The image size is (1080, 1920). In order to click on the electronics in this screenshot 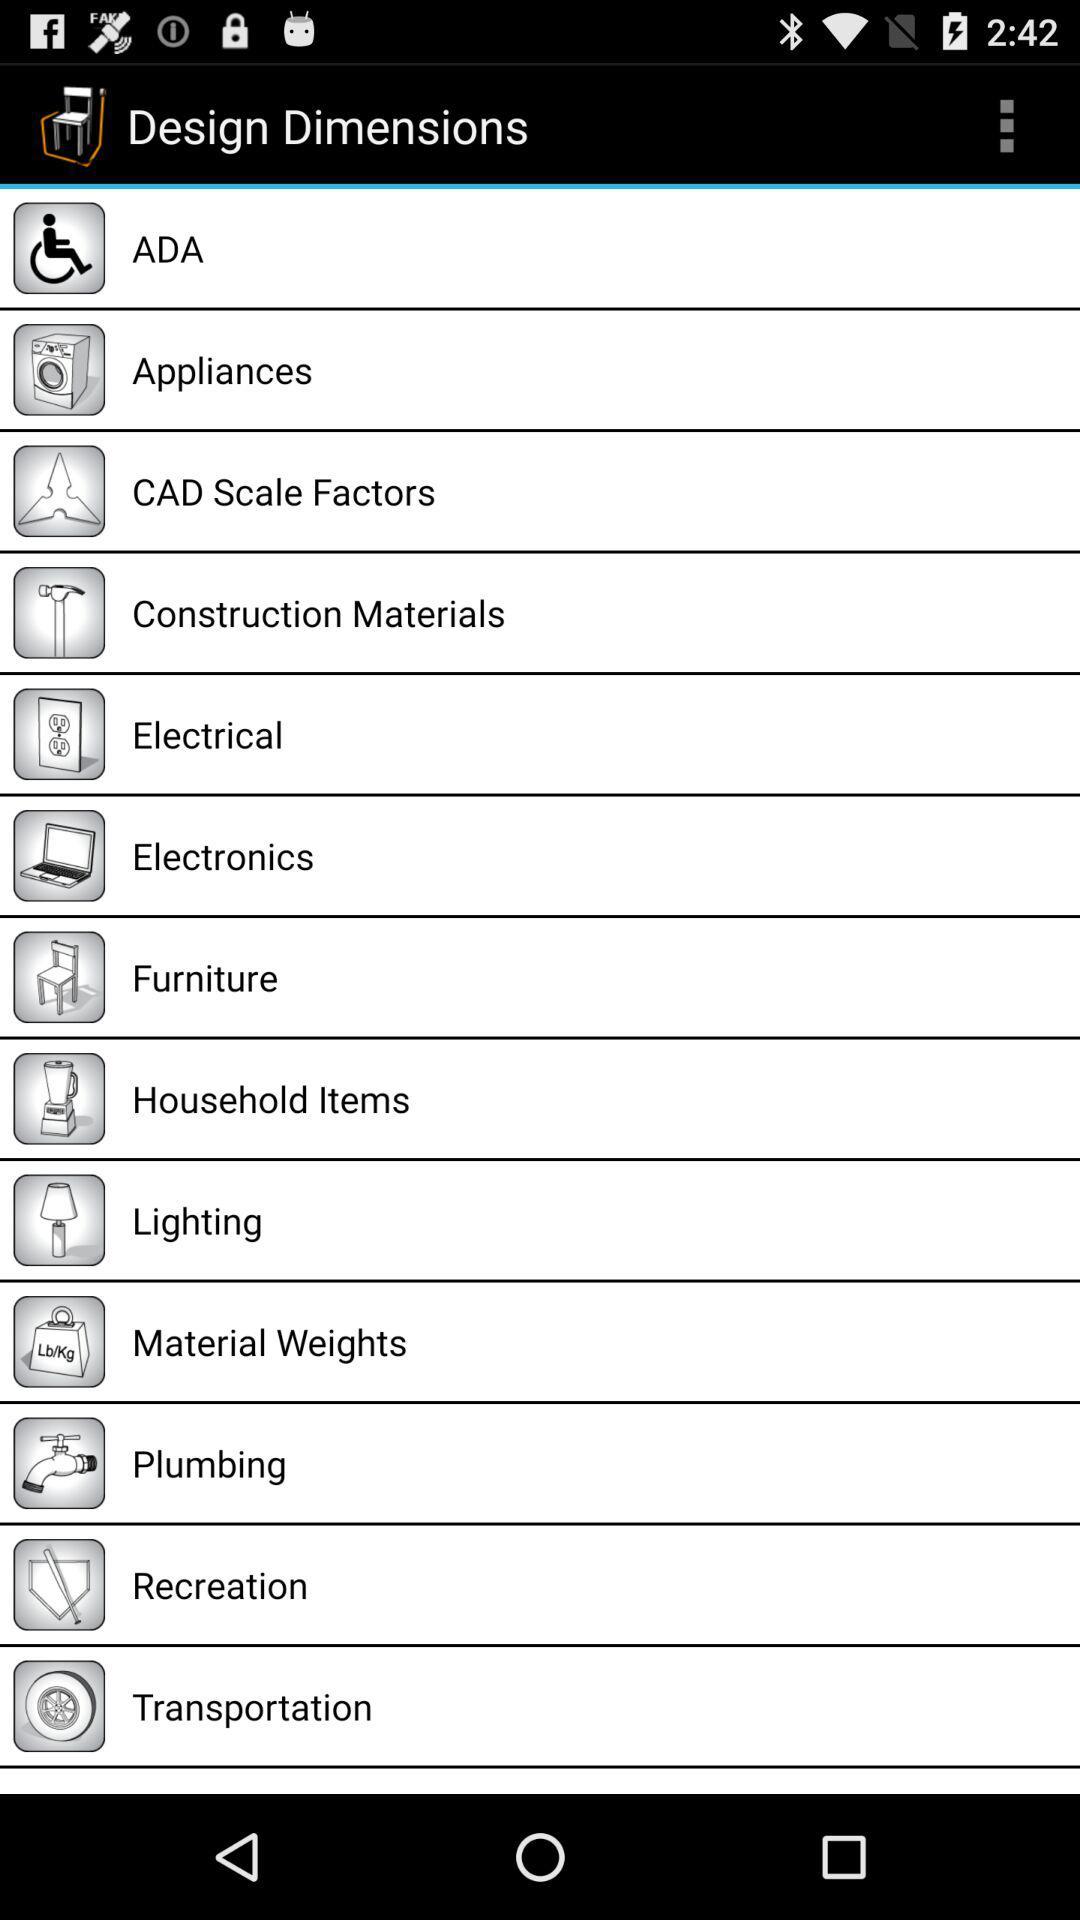, I will do `click(598, 855)`.